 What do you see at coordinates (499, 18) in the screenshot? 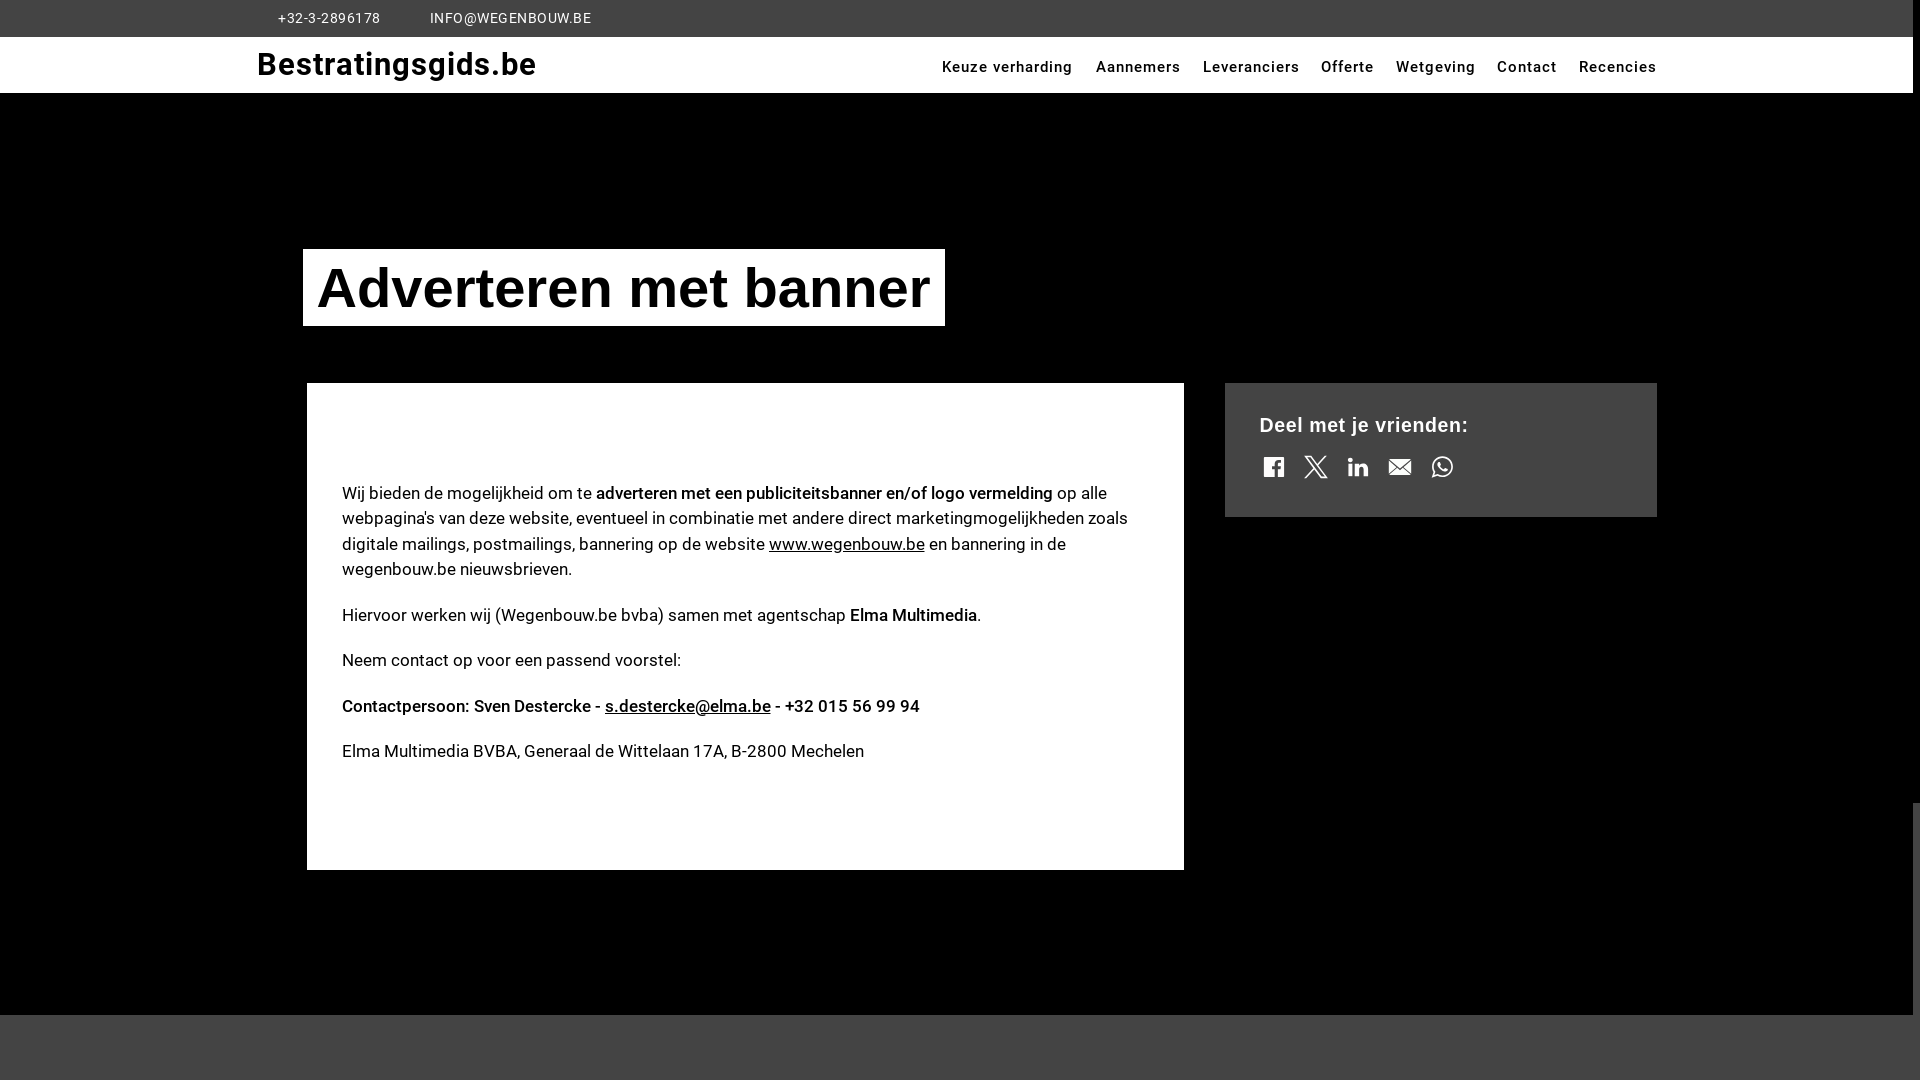
I see `'INFO@WEGENBOUW.BE'` at bounding box center [499, 18].